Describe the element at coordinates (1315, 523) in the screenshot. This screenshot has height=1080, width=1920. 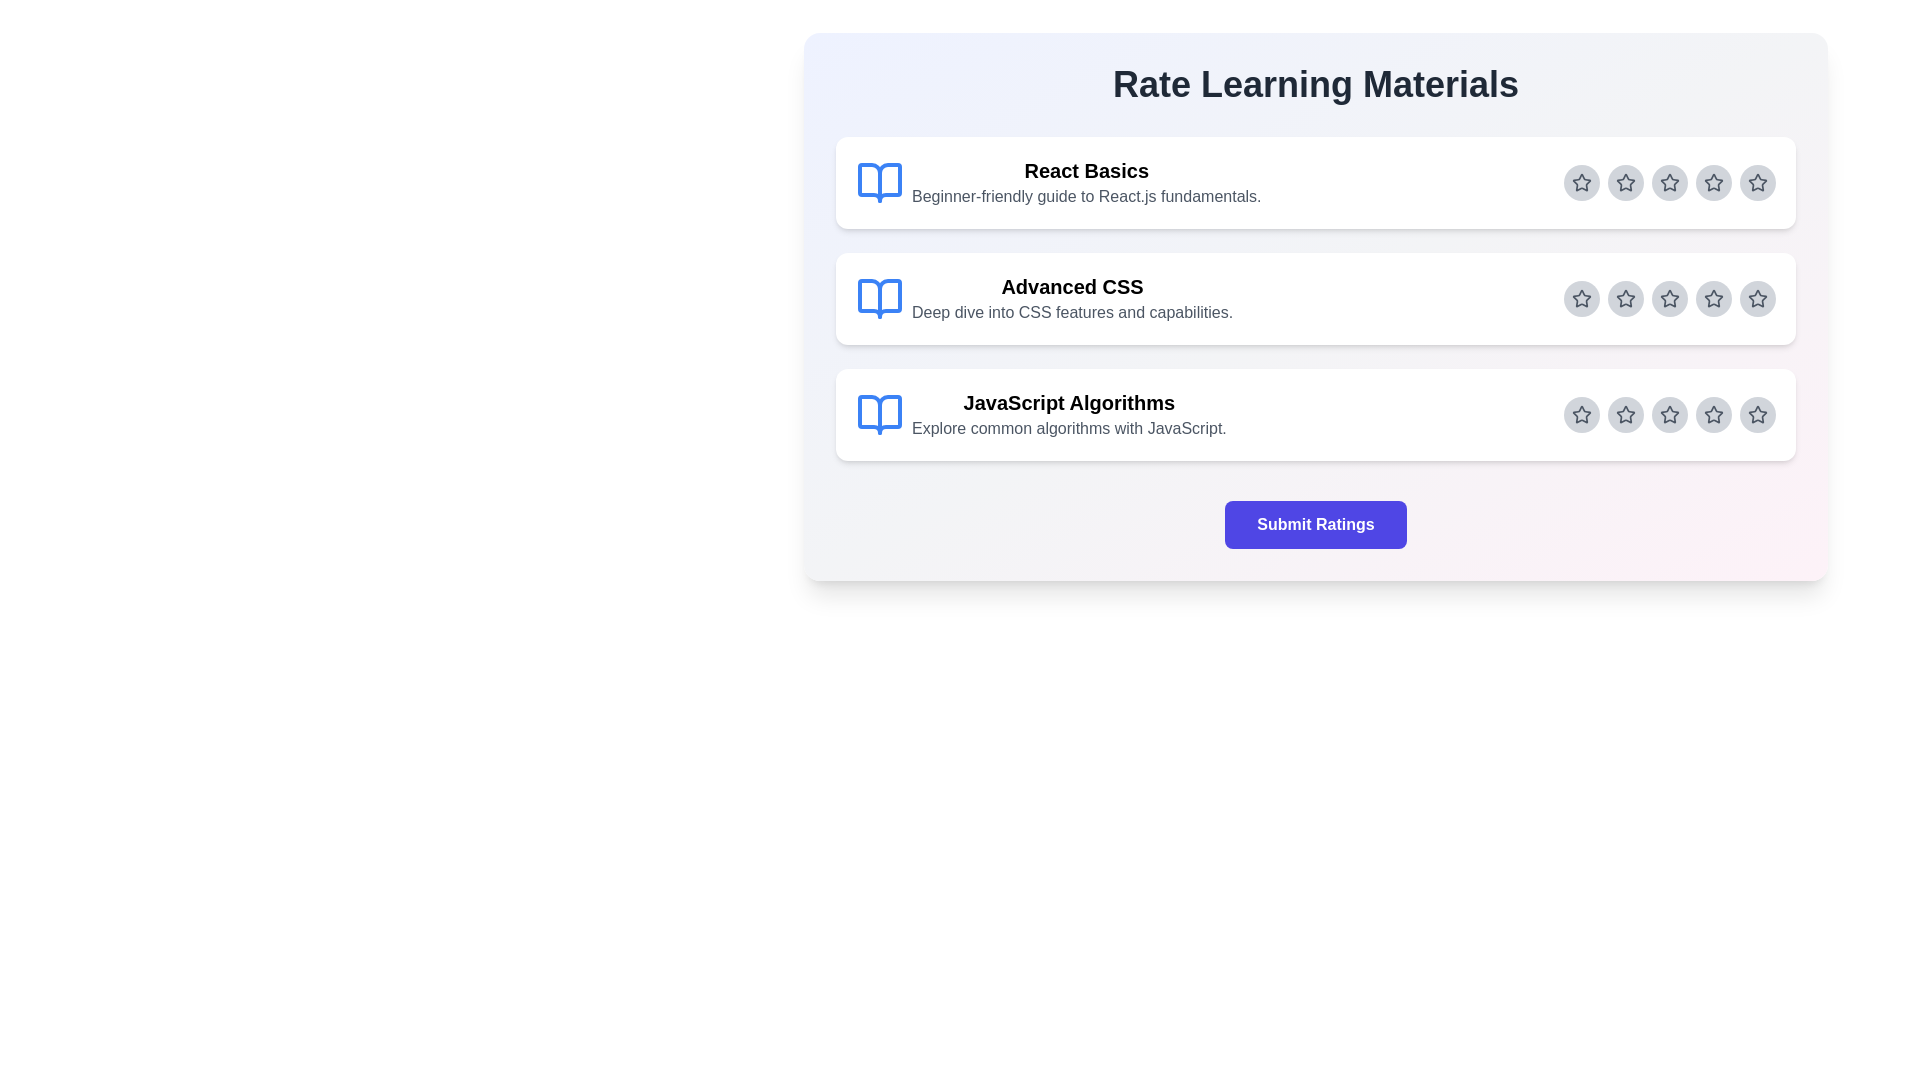
I see `the 'Submit Ratings' button to submit the ratings` at that location.